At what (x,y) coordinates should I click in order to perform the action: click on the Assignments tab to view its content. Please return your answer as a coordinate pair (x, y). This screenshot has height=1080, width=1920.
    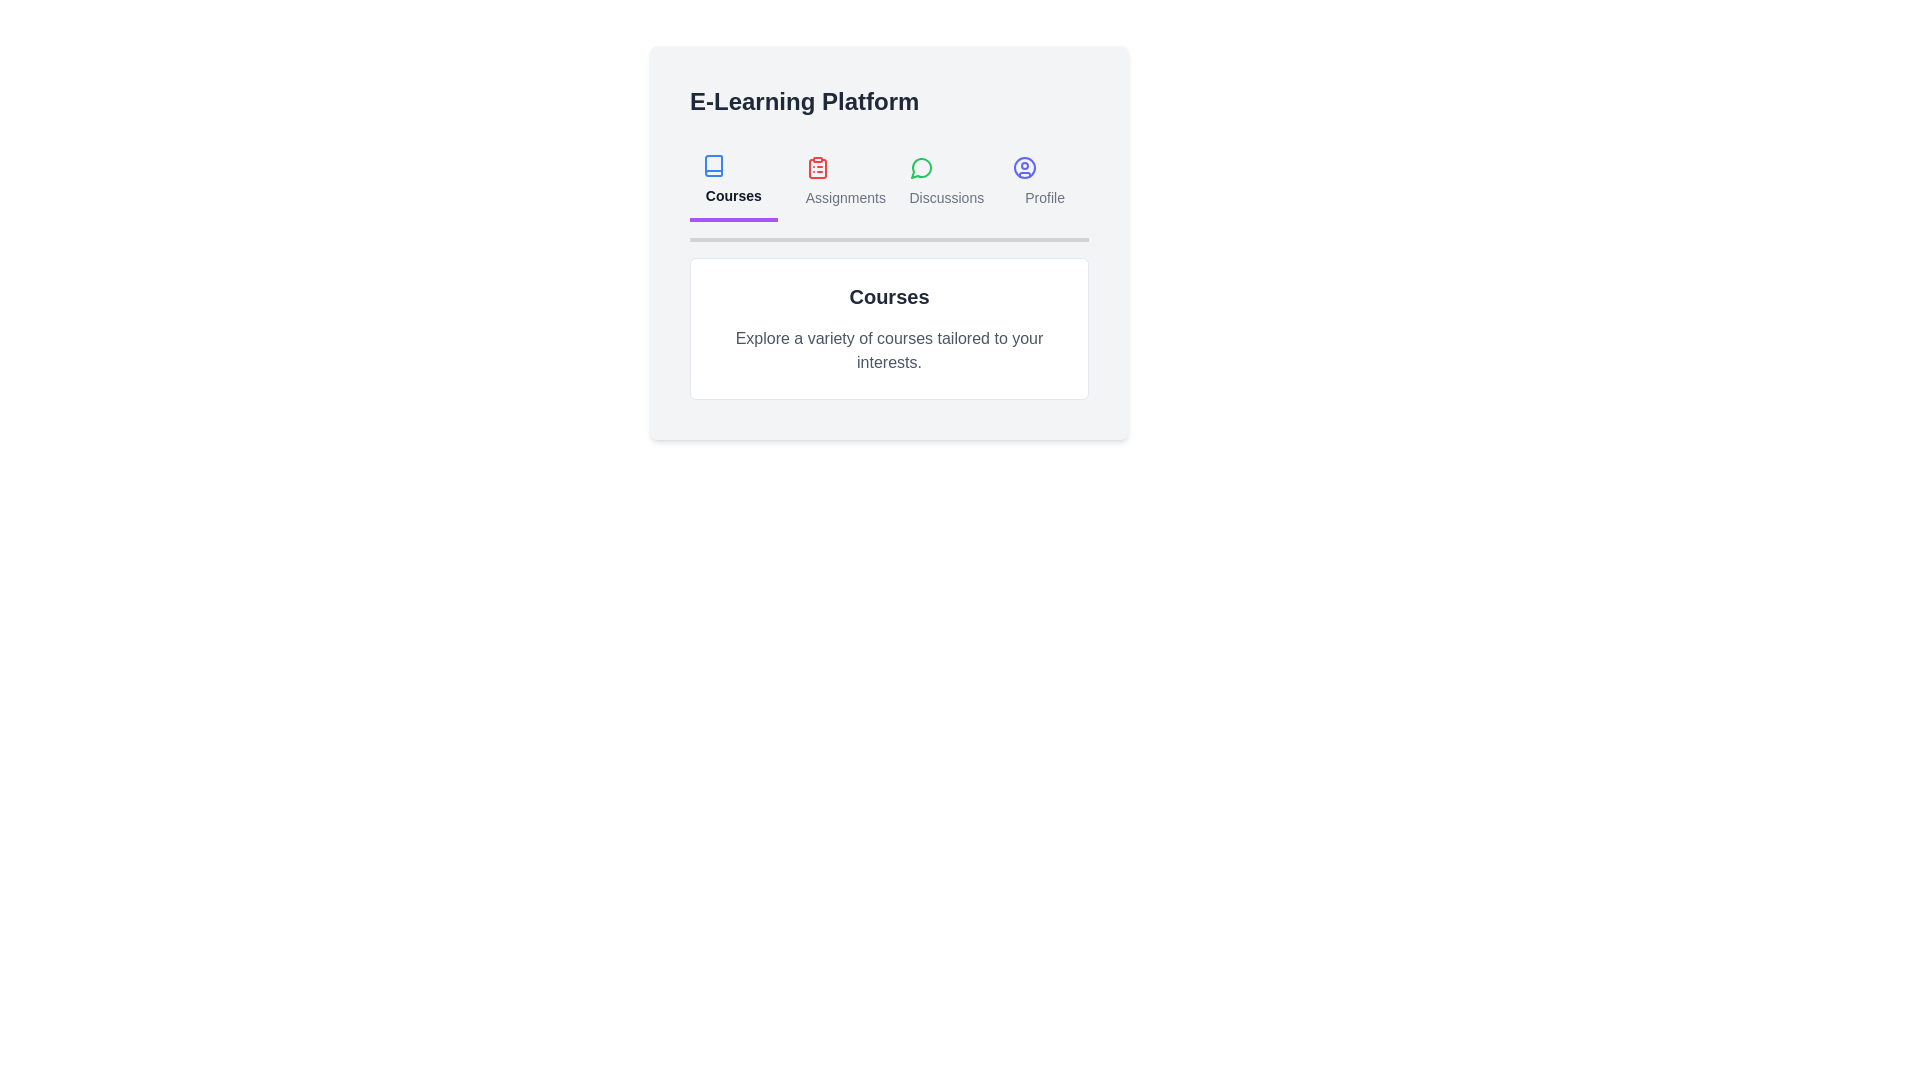
    Looking at the image, I should click on (837, 181).